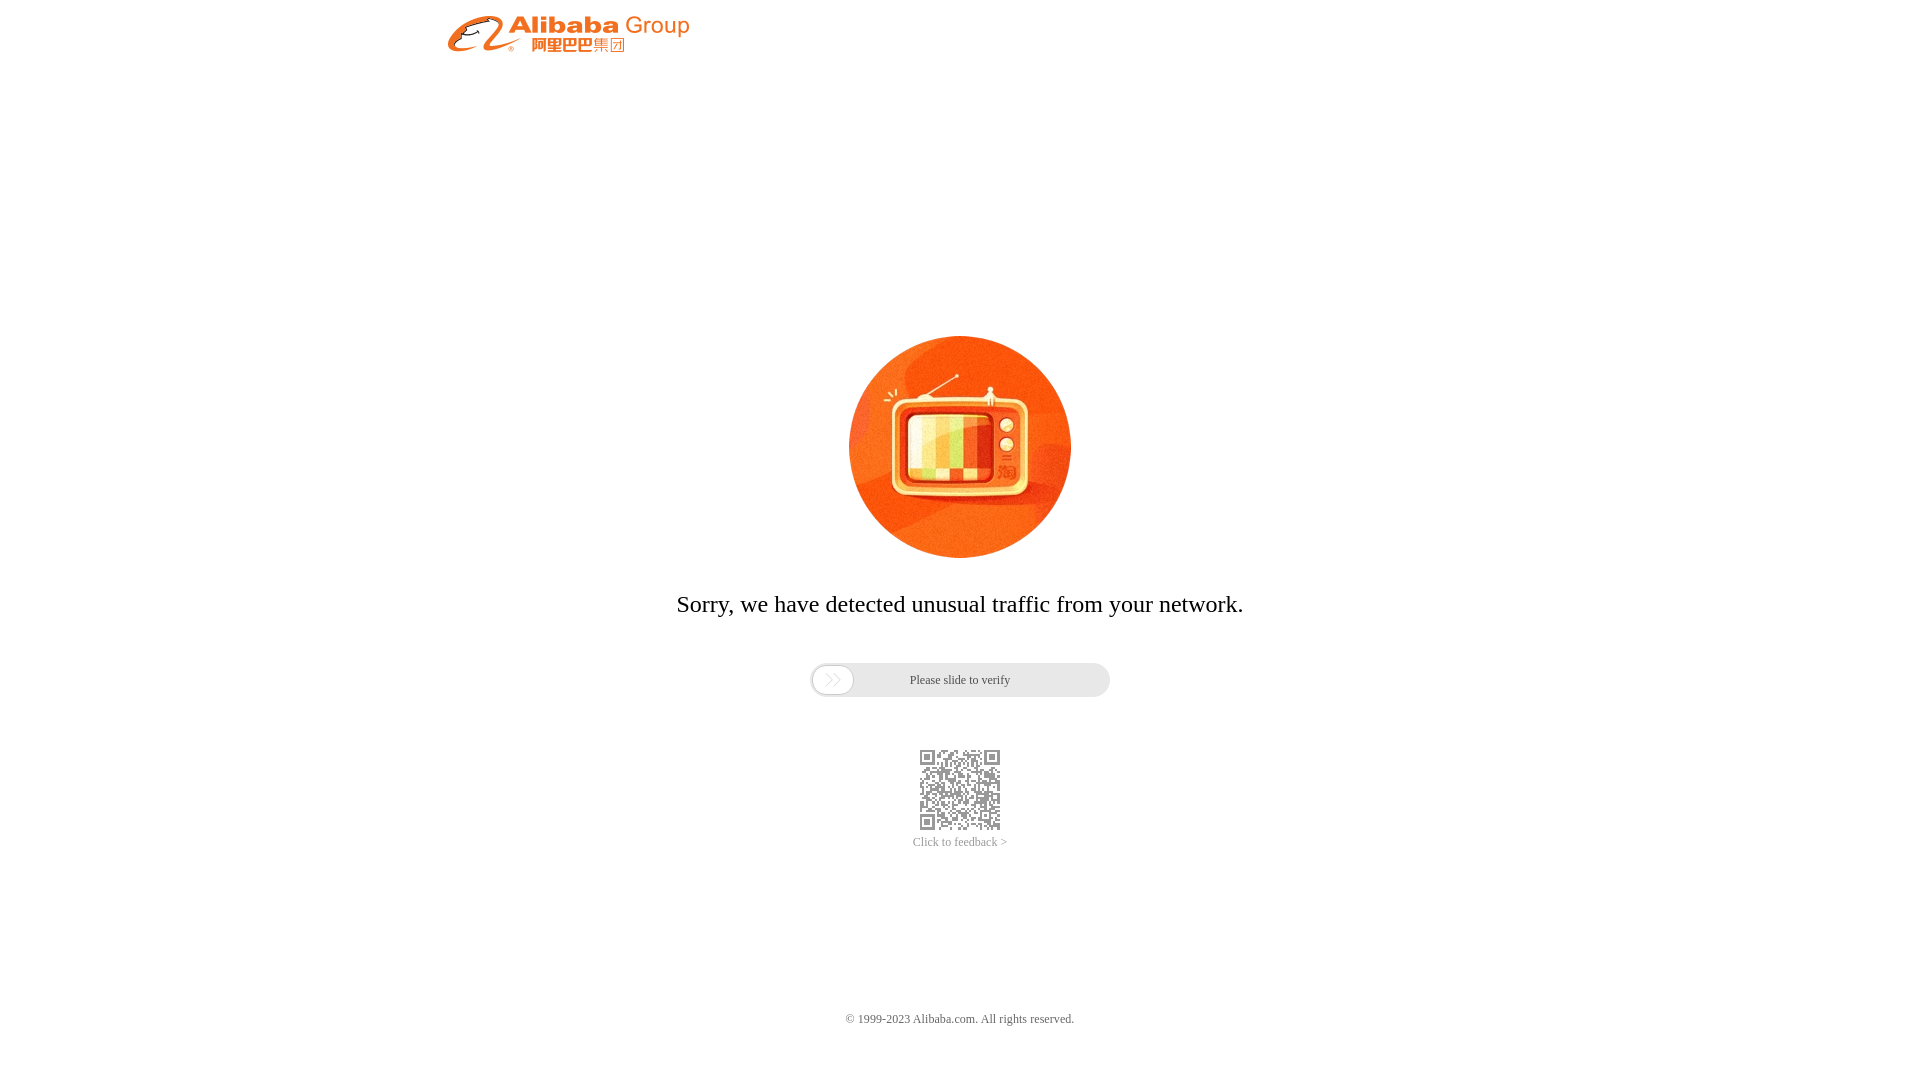  What do you see at coordinates (911, 842) in the screenshot?
I see `'Click to feedback >'` at bounding box center [911, 842].